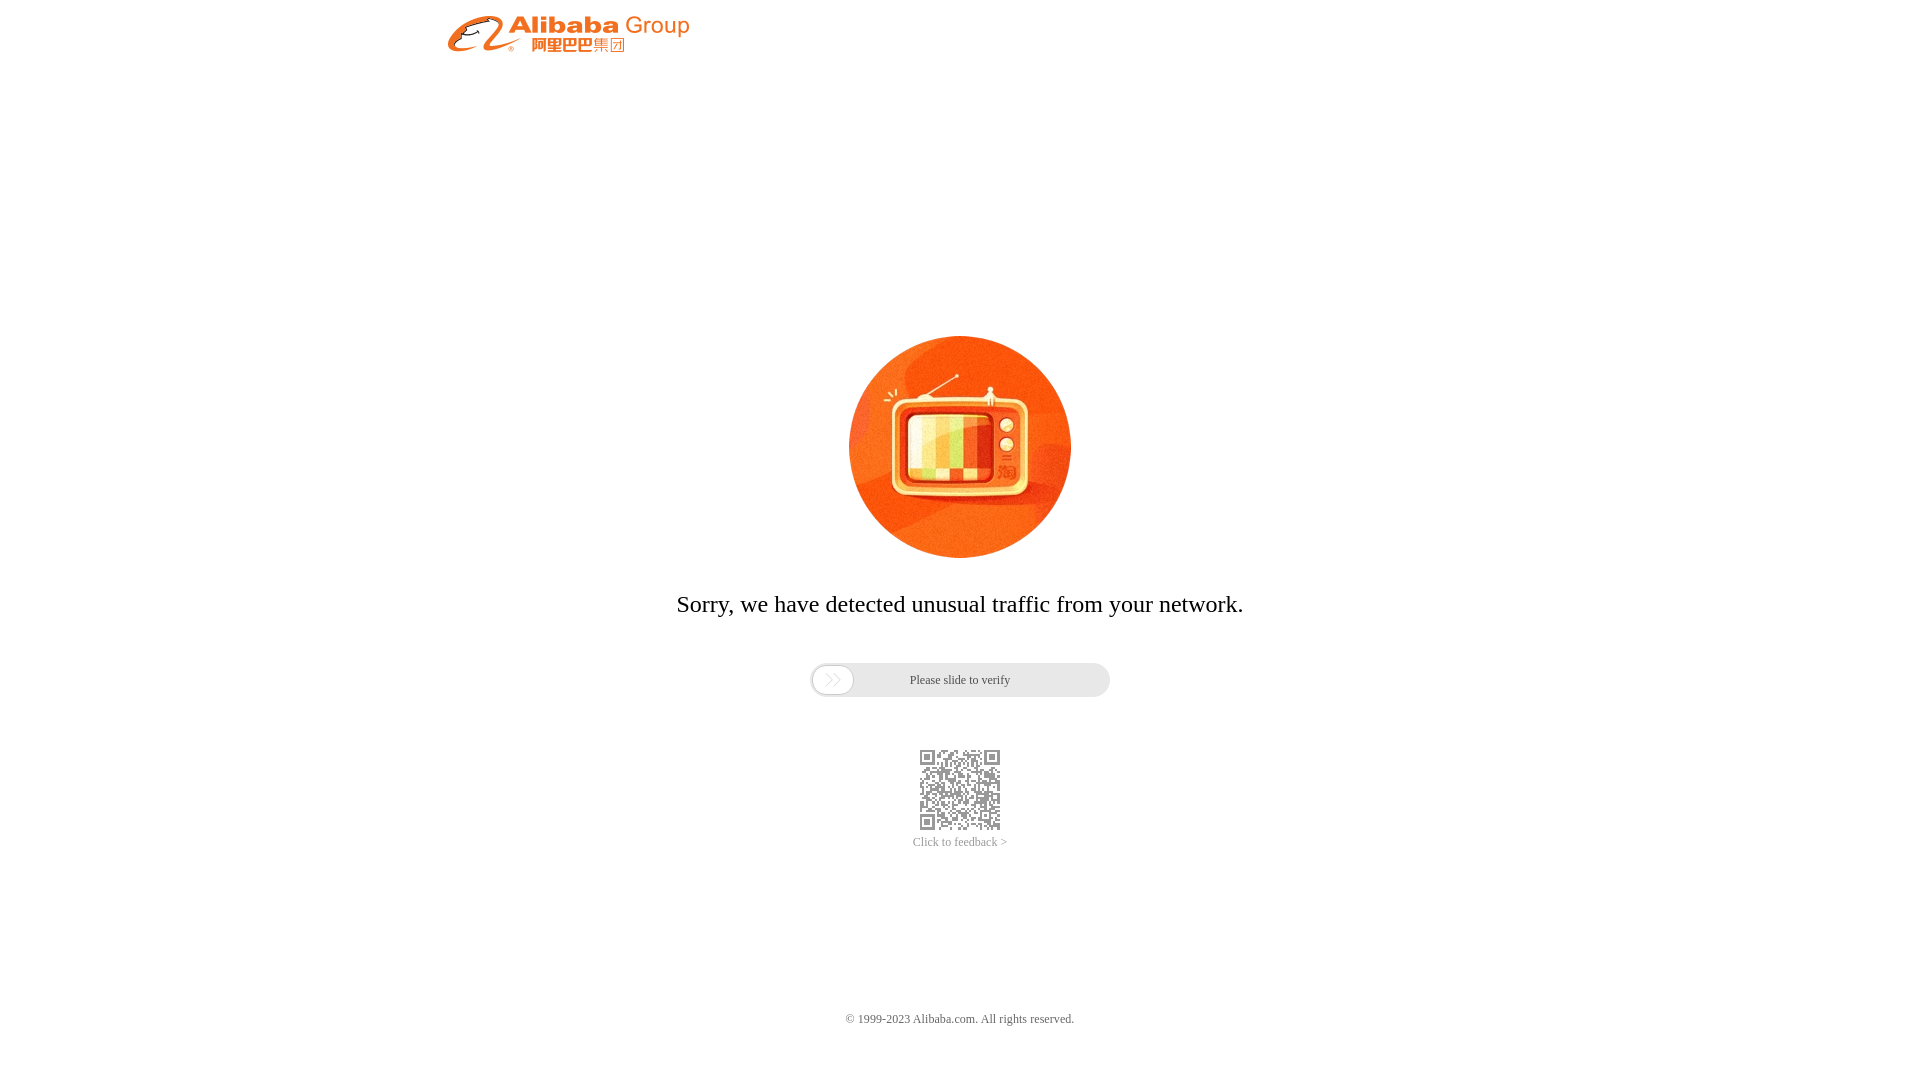  What do you see at coordinates (911, 842) in the screenshot?
I see `'Click to feedback >'` at bounding box center [911, 842].